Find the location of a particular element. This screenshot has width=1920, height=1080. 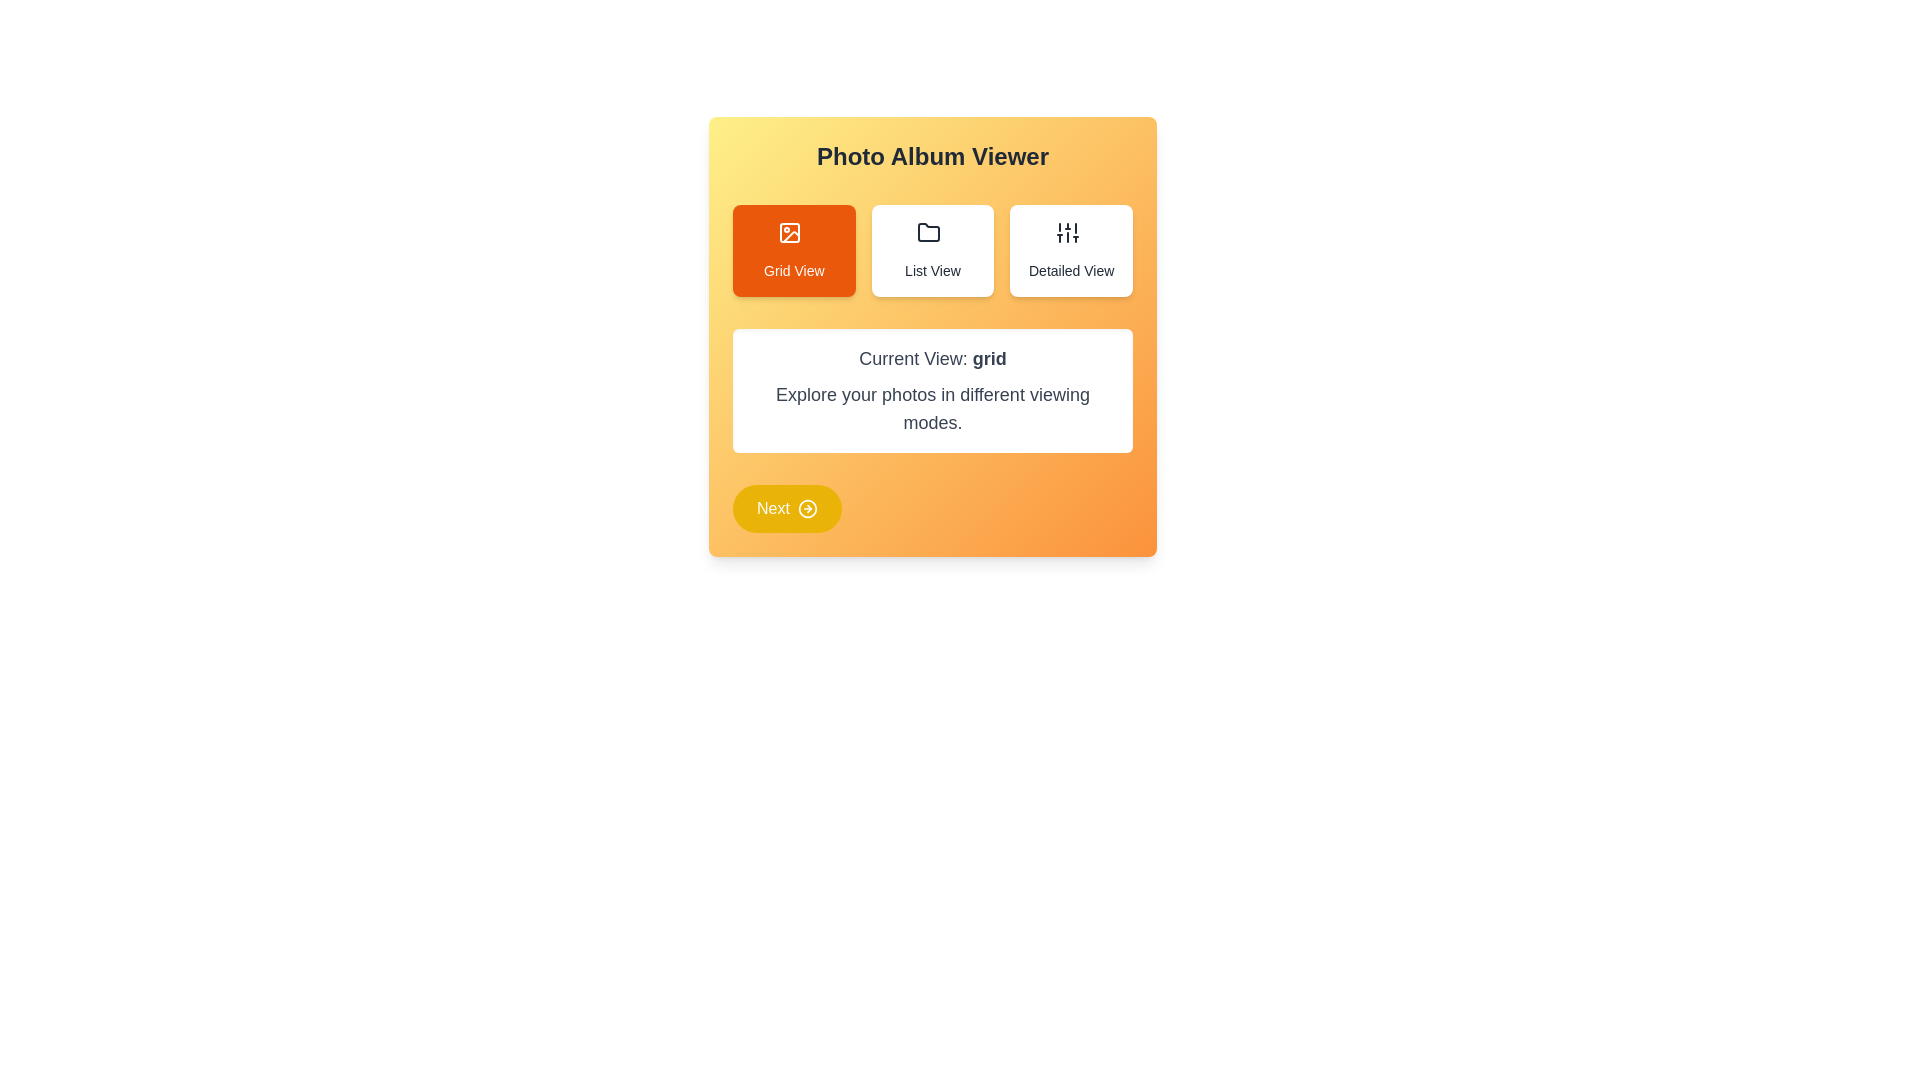

the 'Detailed View' button, which is a white rectangular button with rounded corners, located at the top of the 'Photo Album Viewer' dialog, positioned to the right of the 'Grid View' and 'List View' buttons is located at coordinates (1070, 249).